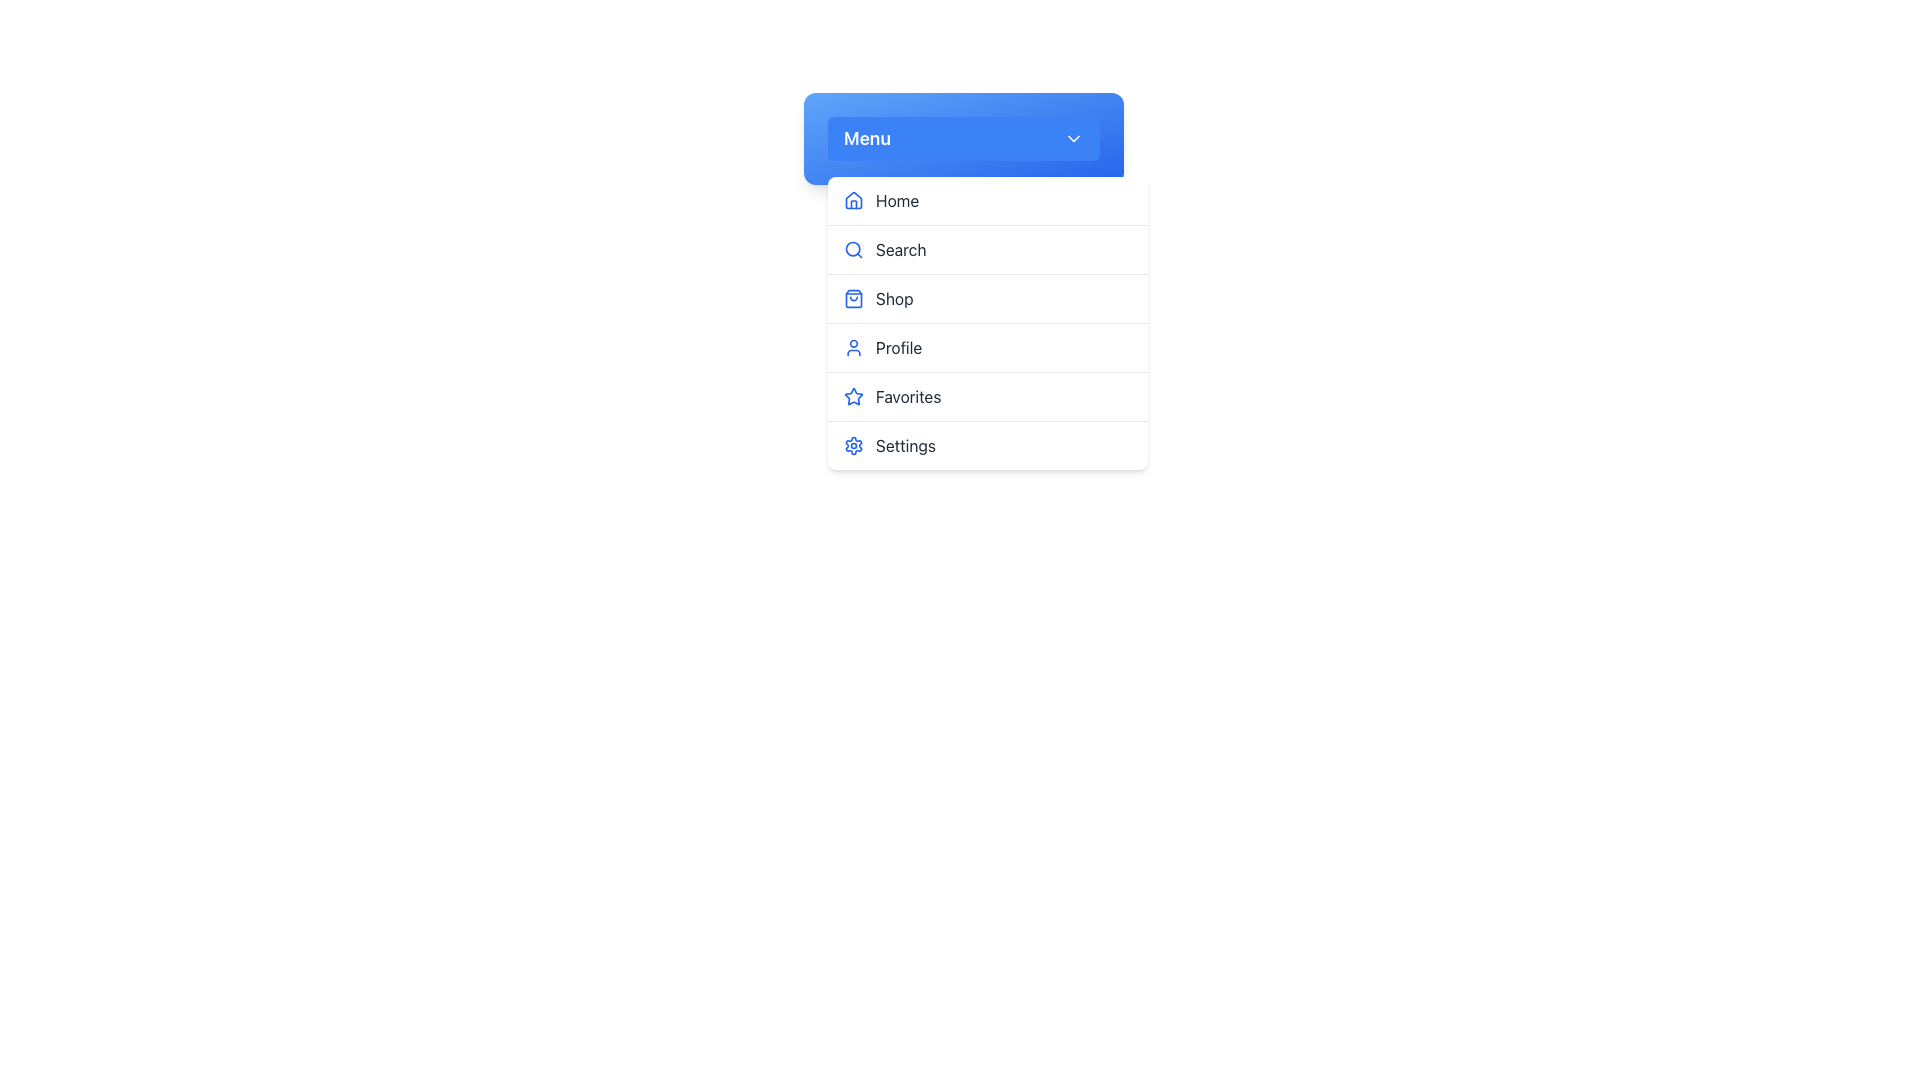  What do you see at coordinates (854, 346) in the screenshot?
I see `the user profile icon, which is a blue outline of a person within a circular border, located in the fourth row of the dropdown menu under 'Menu', next to the 'Profile' label` at bounding box center [854, 346].